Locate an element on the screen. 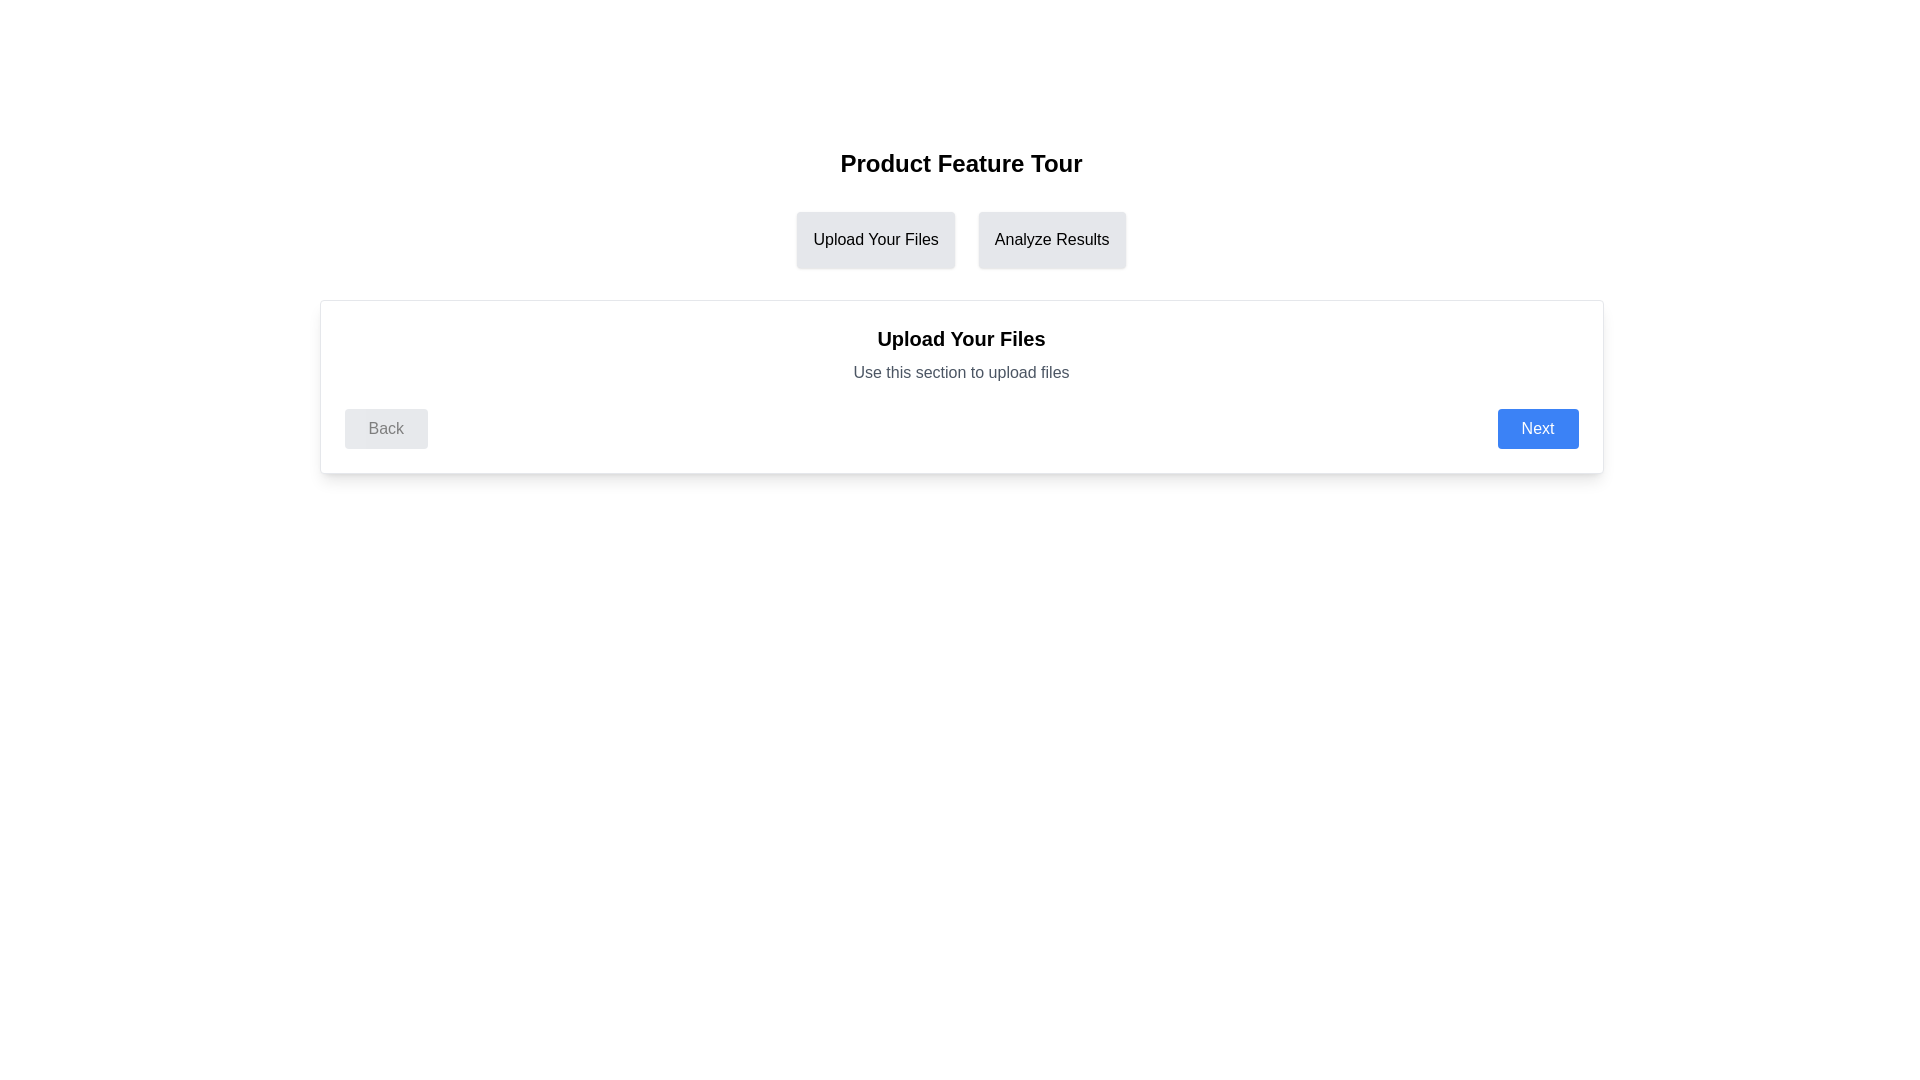  the heading text label located at the top center of the content area, which introduces the current feature or functionality is located at coordinates (961, 163).